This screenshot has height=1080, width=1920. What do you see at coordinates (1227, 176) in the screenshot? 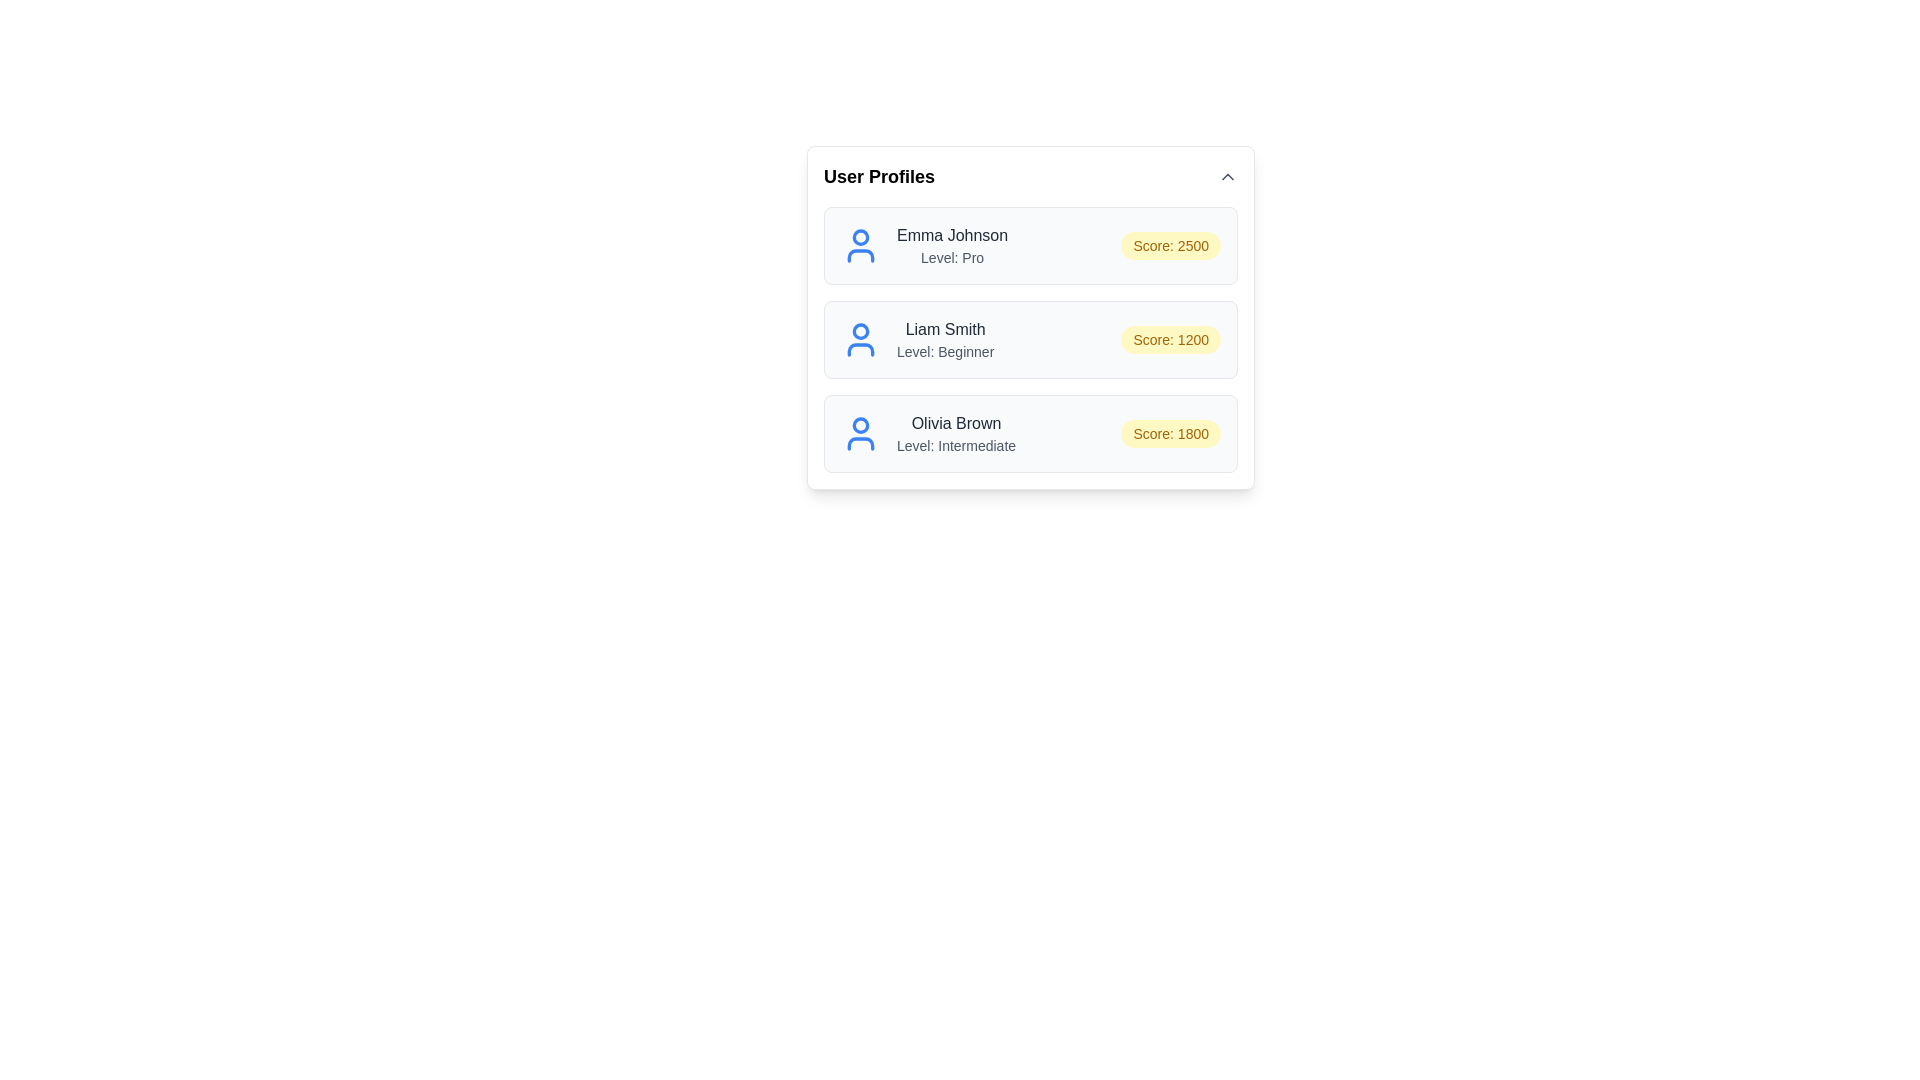
I see `the icon button located in the top-right corner of the 'User Profiles' section` at bounding box center [1227, 176].